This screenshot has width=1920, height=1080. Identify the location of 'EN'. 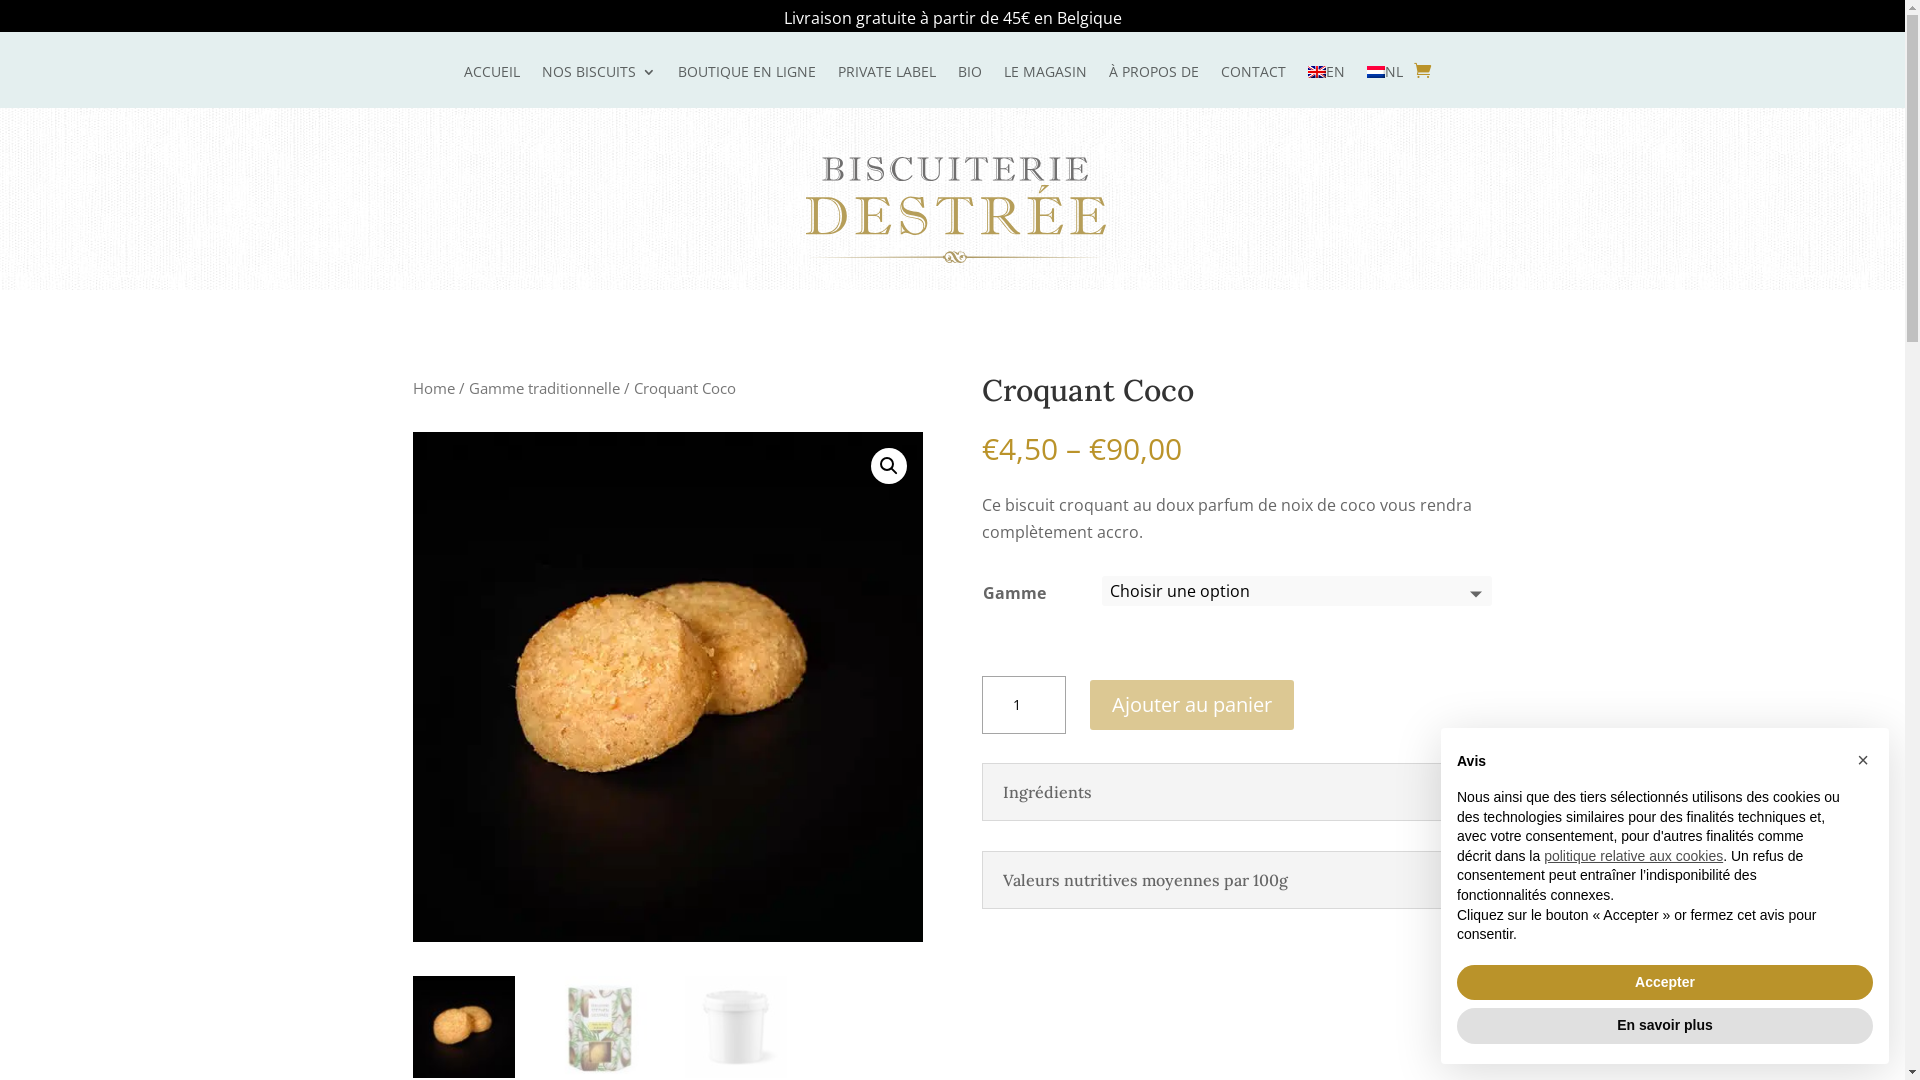
(1326, 85).